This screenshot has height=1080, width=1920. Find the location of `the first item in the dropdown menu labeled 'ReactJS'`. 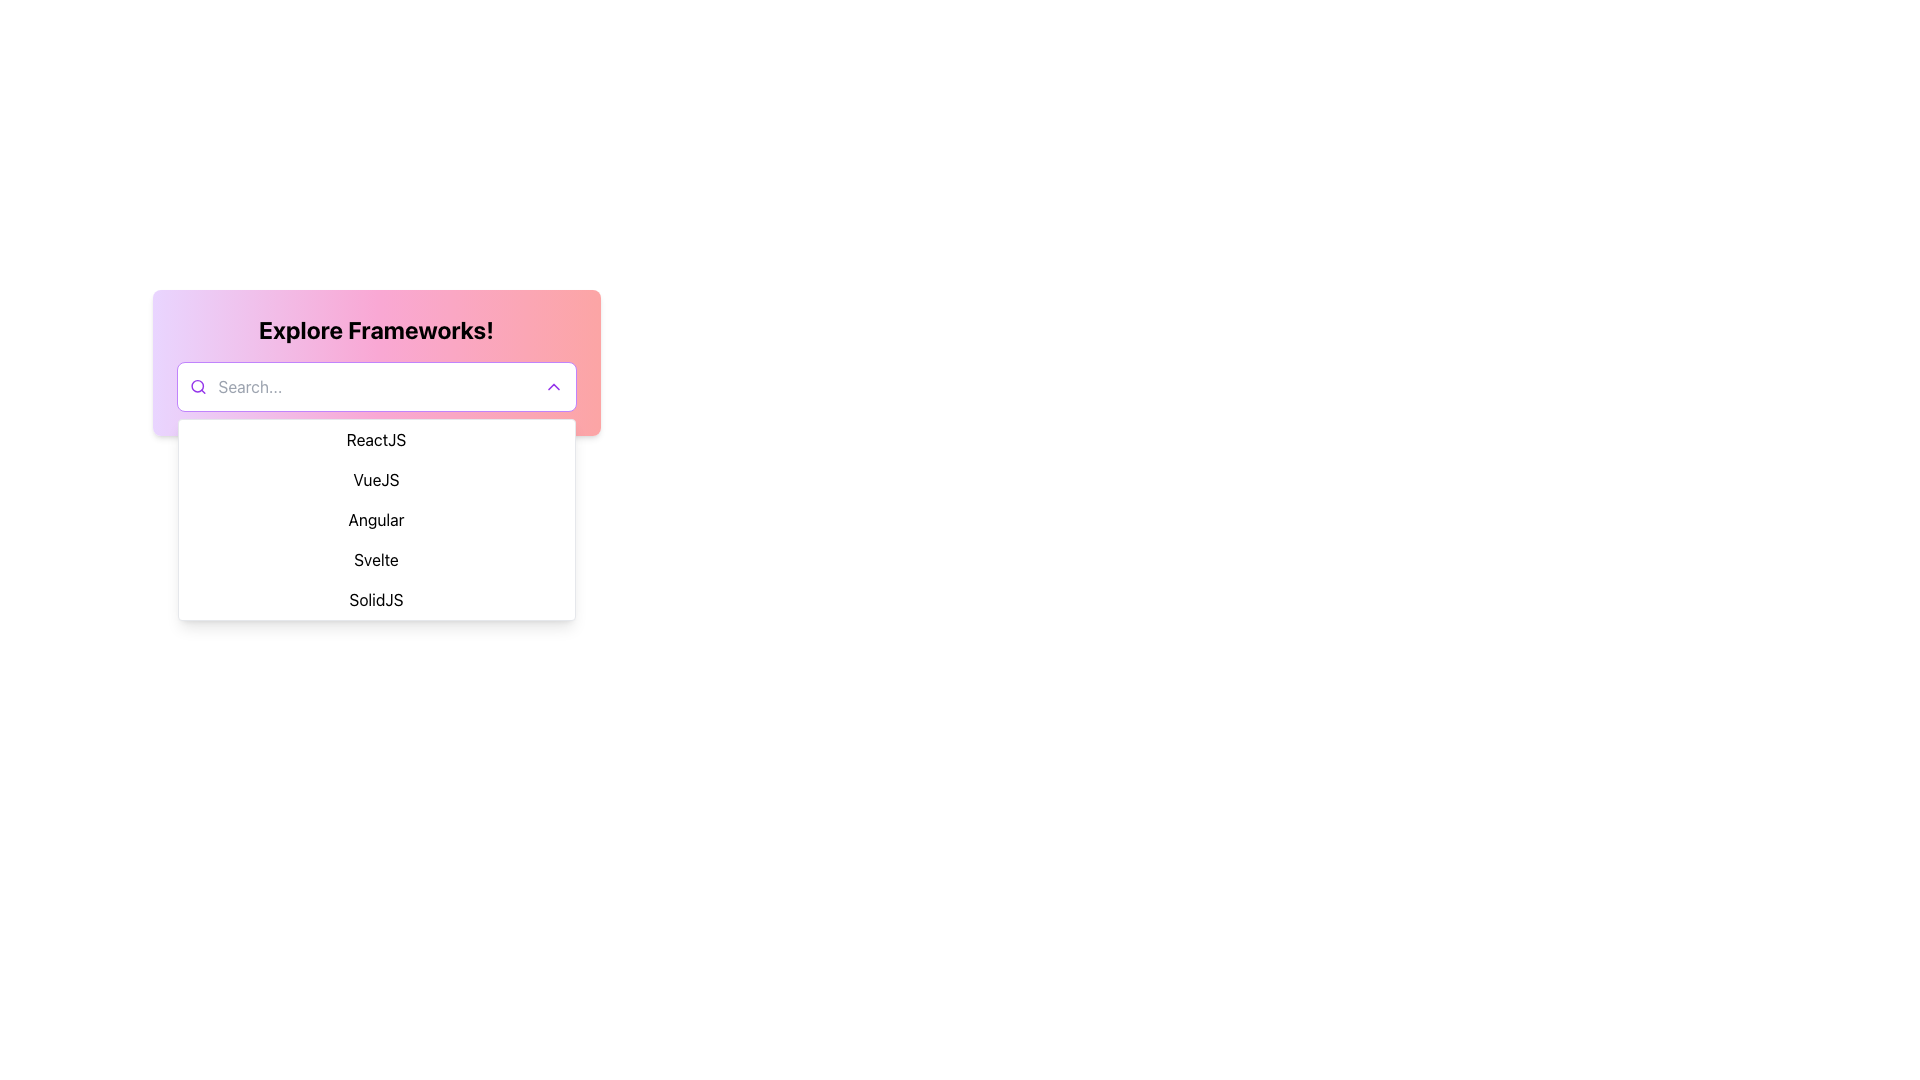

the first item in the dropdown menu labeled 'ReactJS' is located at coordinates (376, 438).